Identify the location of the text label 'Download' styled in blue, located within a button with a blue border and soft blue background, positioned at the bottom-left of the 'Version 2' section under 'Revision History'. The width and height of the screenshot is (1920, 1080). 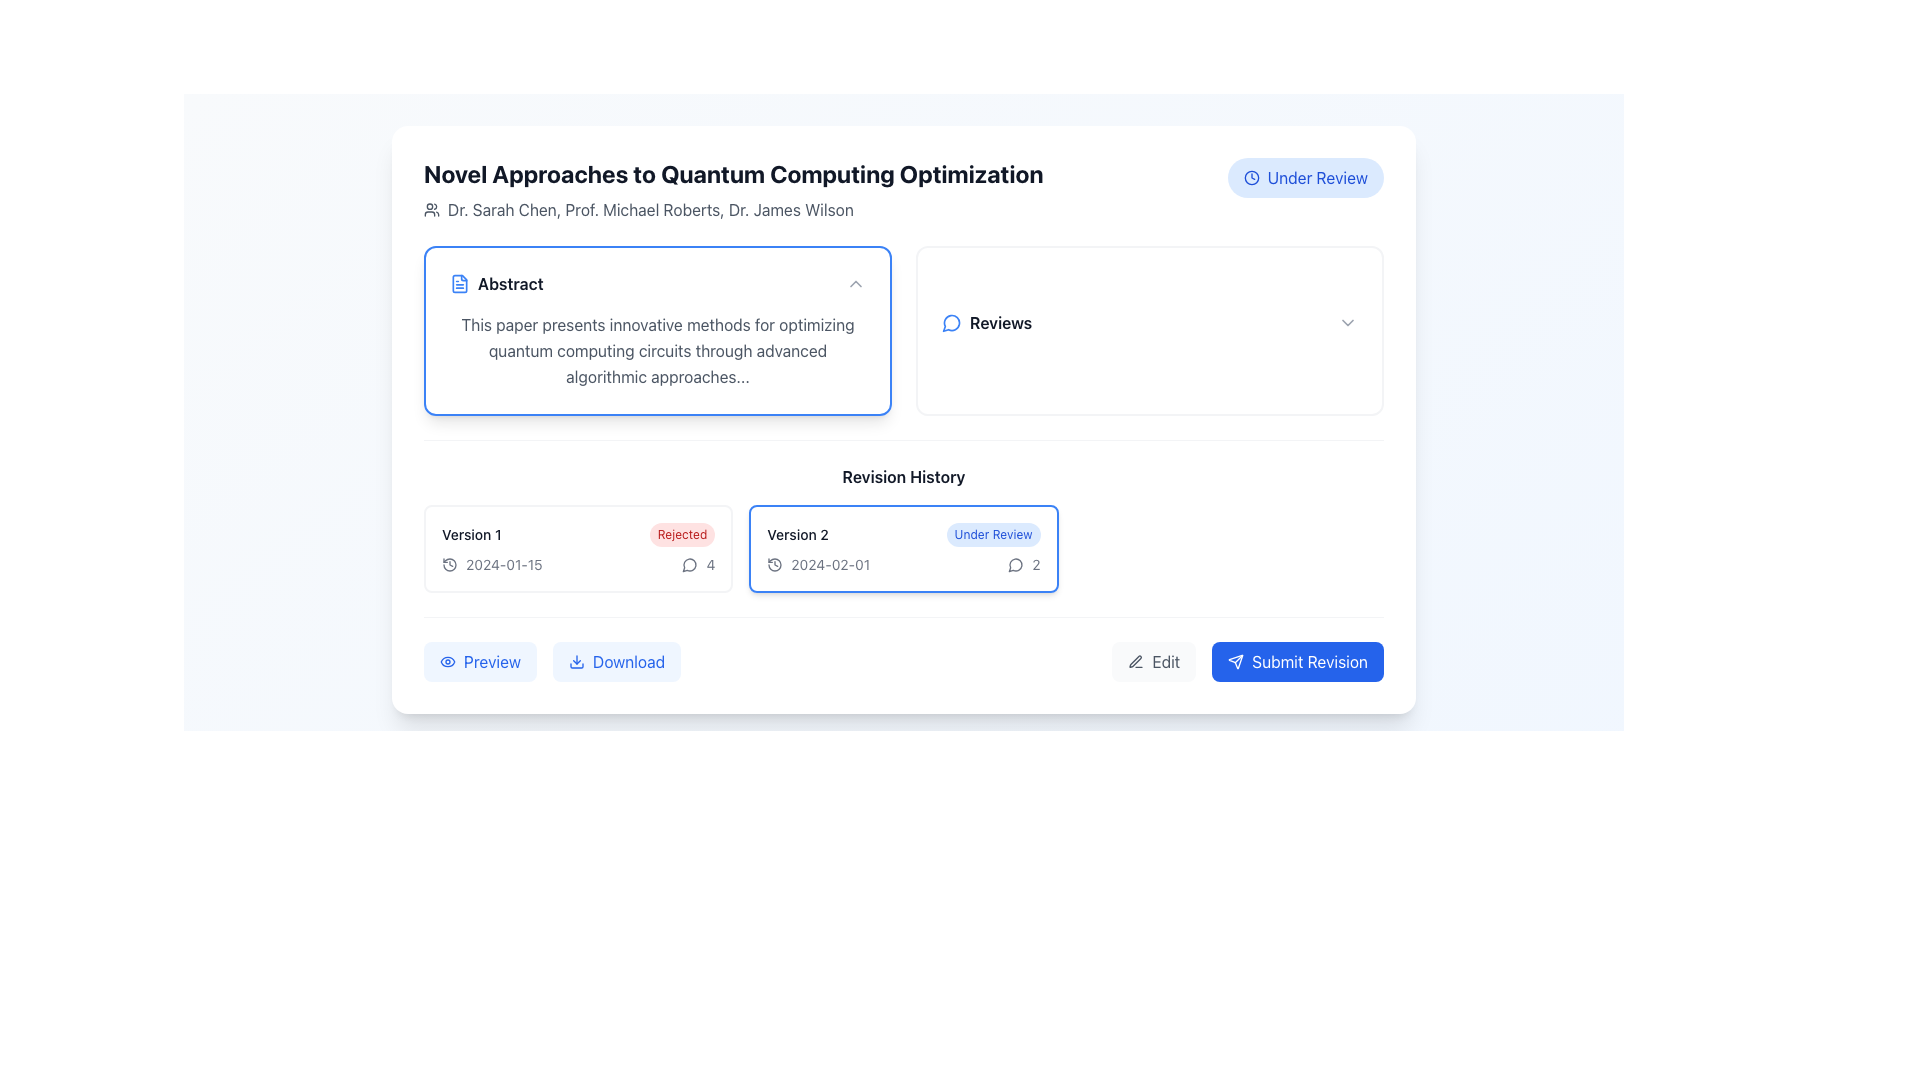
(627, 662).